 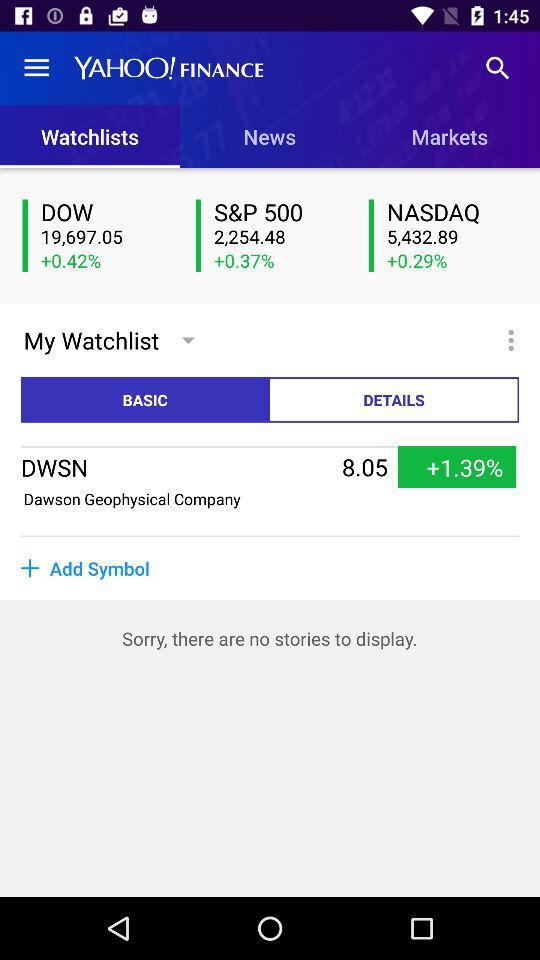 What do you see at coordinates (106, 213) in the screenshot?
I see `icon above 19,697.05 item` at bounding box center [106, 213].